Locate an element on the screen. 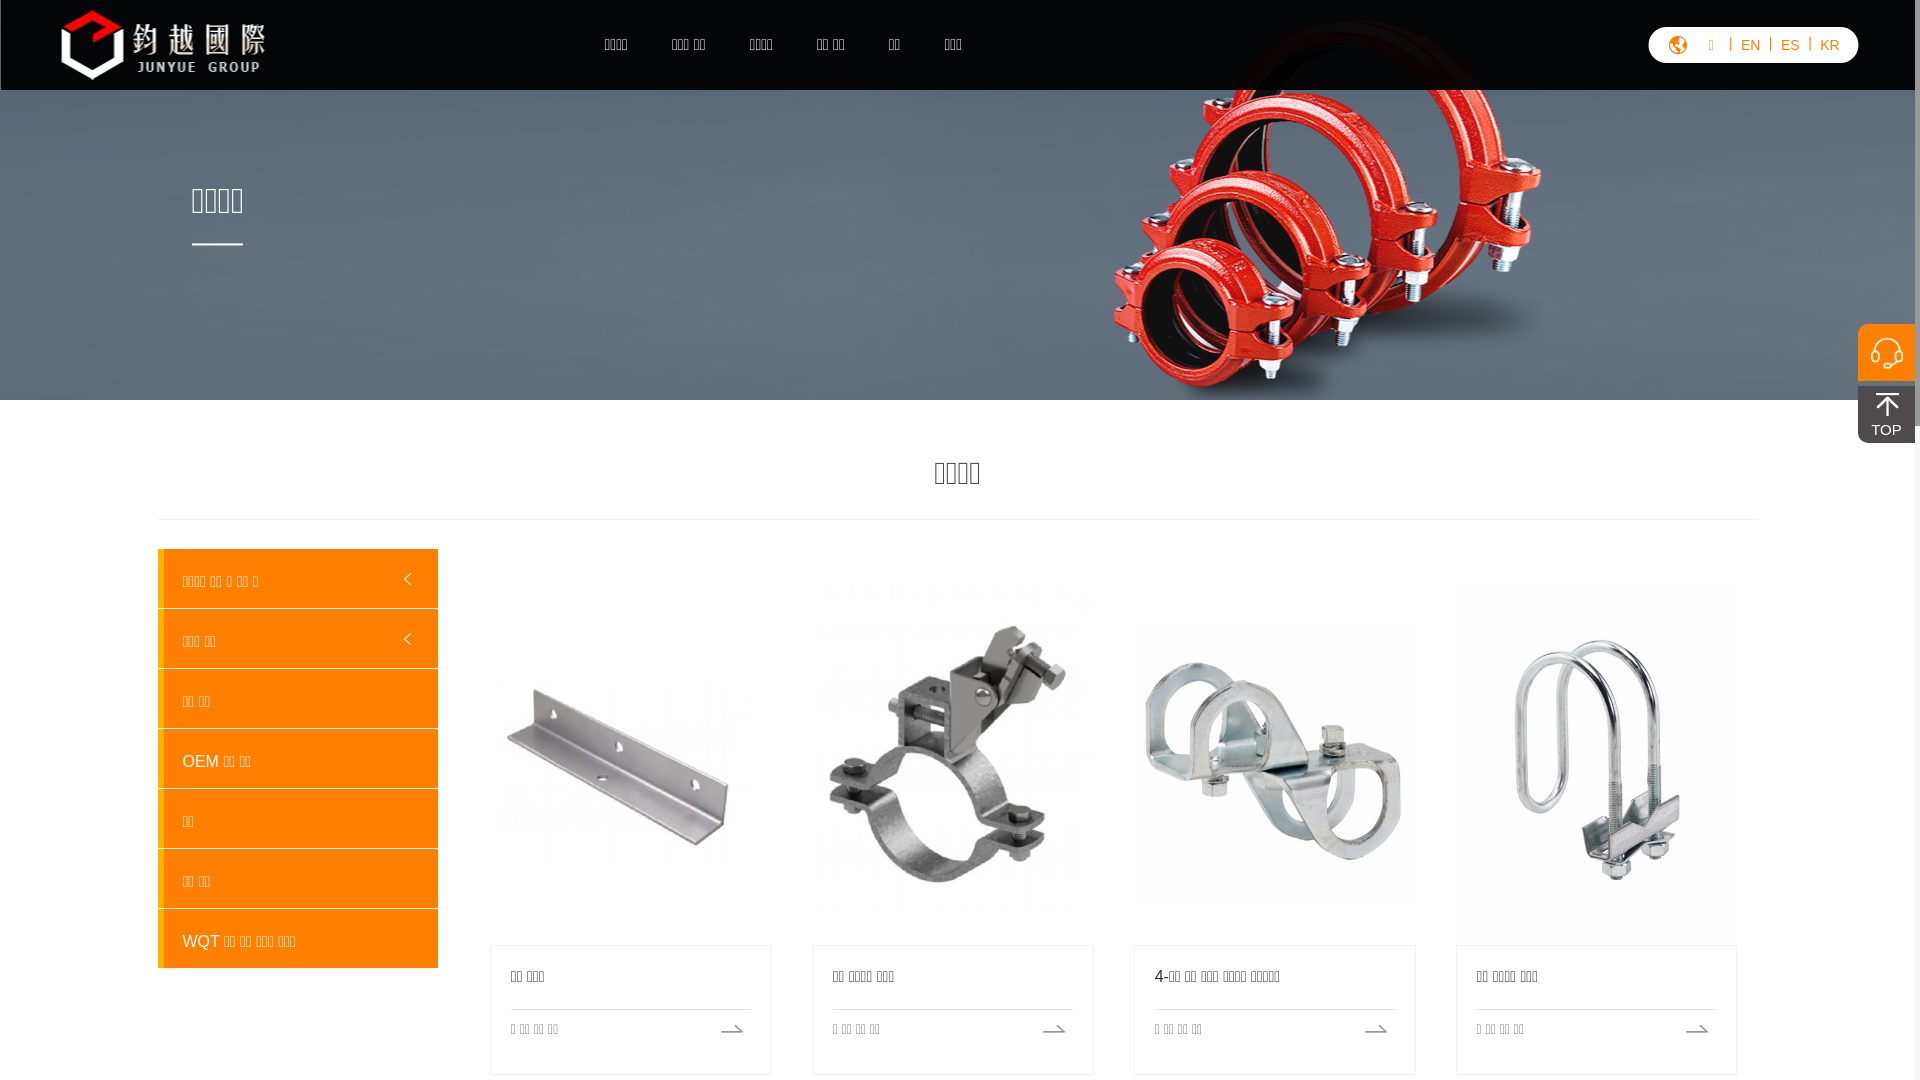  'ENTER' is located at coordinates (1812, 112).